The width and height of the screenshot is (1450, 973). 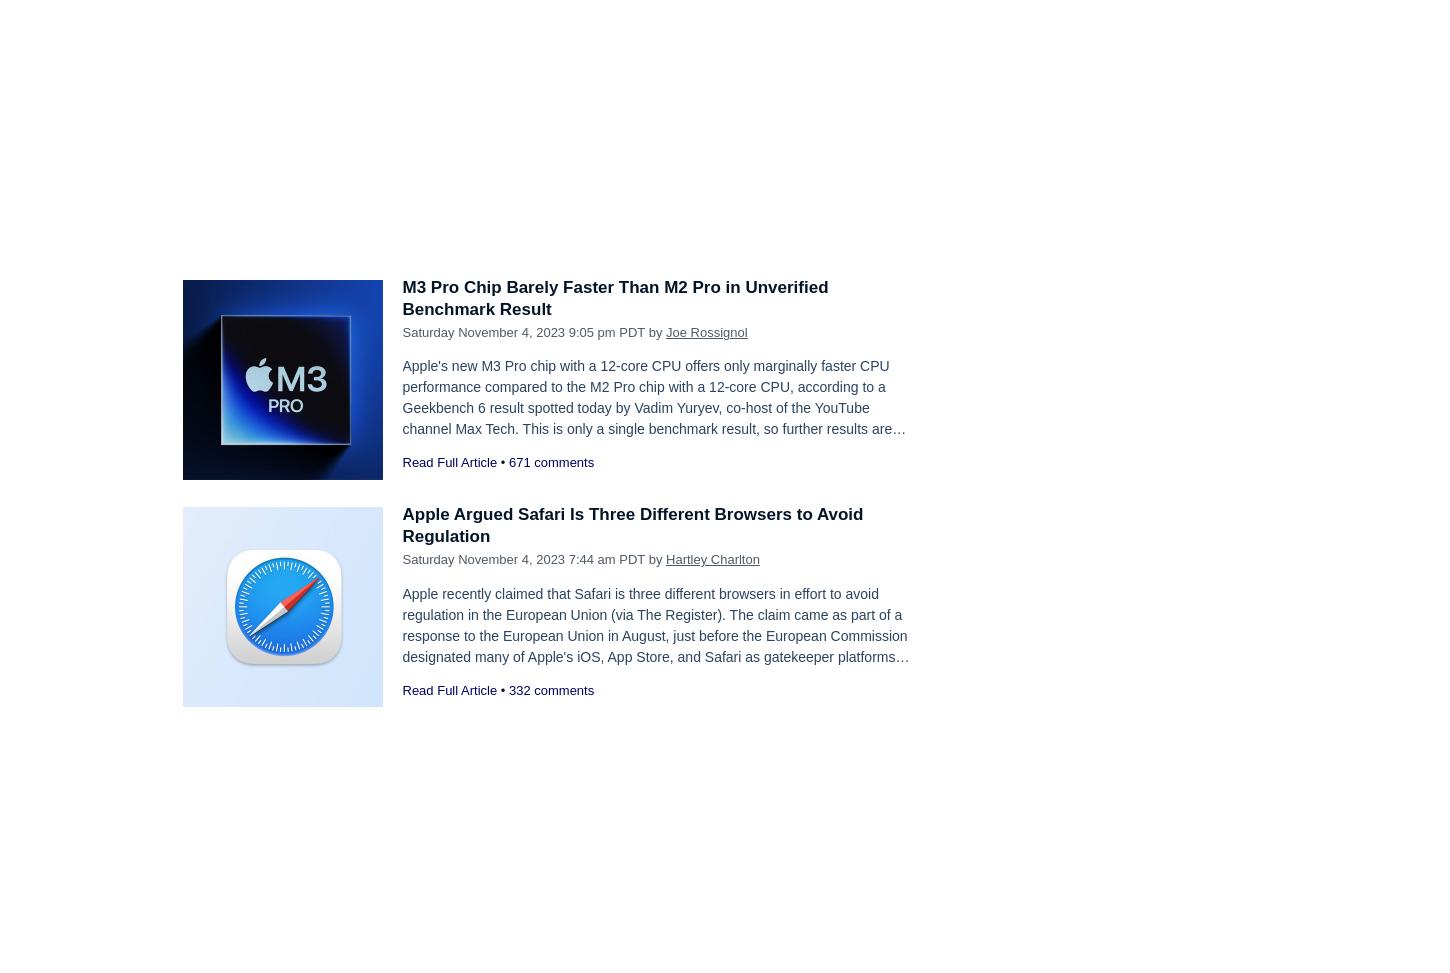 What do you see at coordinates (652, 418) in the screenshot?
I see `'Apple's new M3 Pro chip with a 12-core CPU offers only marginally faster CPU performance compared to the M2 Pro chip with a 12-core CPU, according to a Geekbench 6 result spotted today by Vadim Yuryev, co-host of the YouTube channel Max Tech. This is only a single benchmark result, so further results are needed to ensure accuracy. Apple announced new 14-inch and 16-inch MacBook Pro models...'` at bounding box center [652, 418].